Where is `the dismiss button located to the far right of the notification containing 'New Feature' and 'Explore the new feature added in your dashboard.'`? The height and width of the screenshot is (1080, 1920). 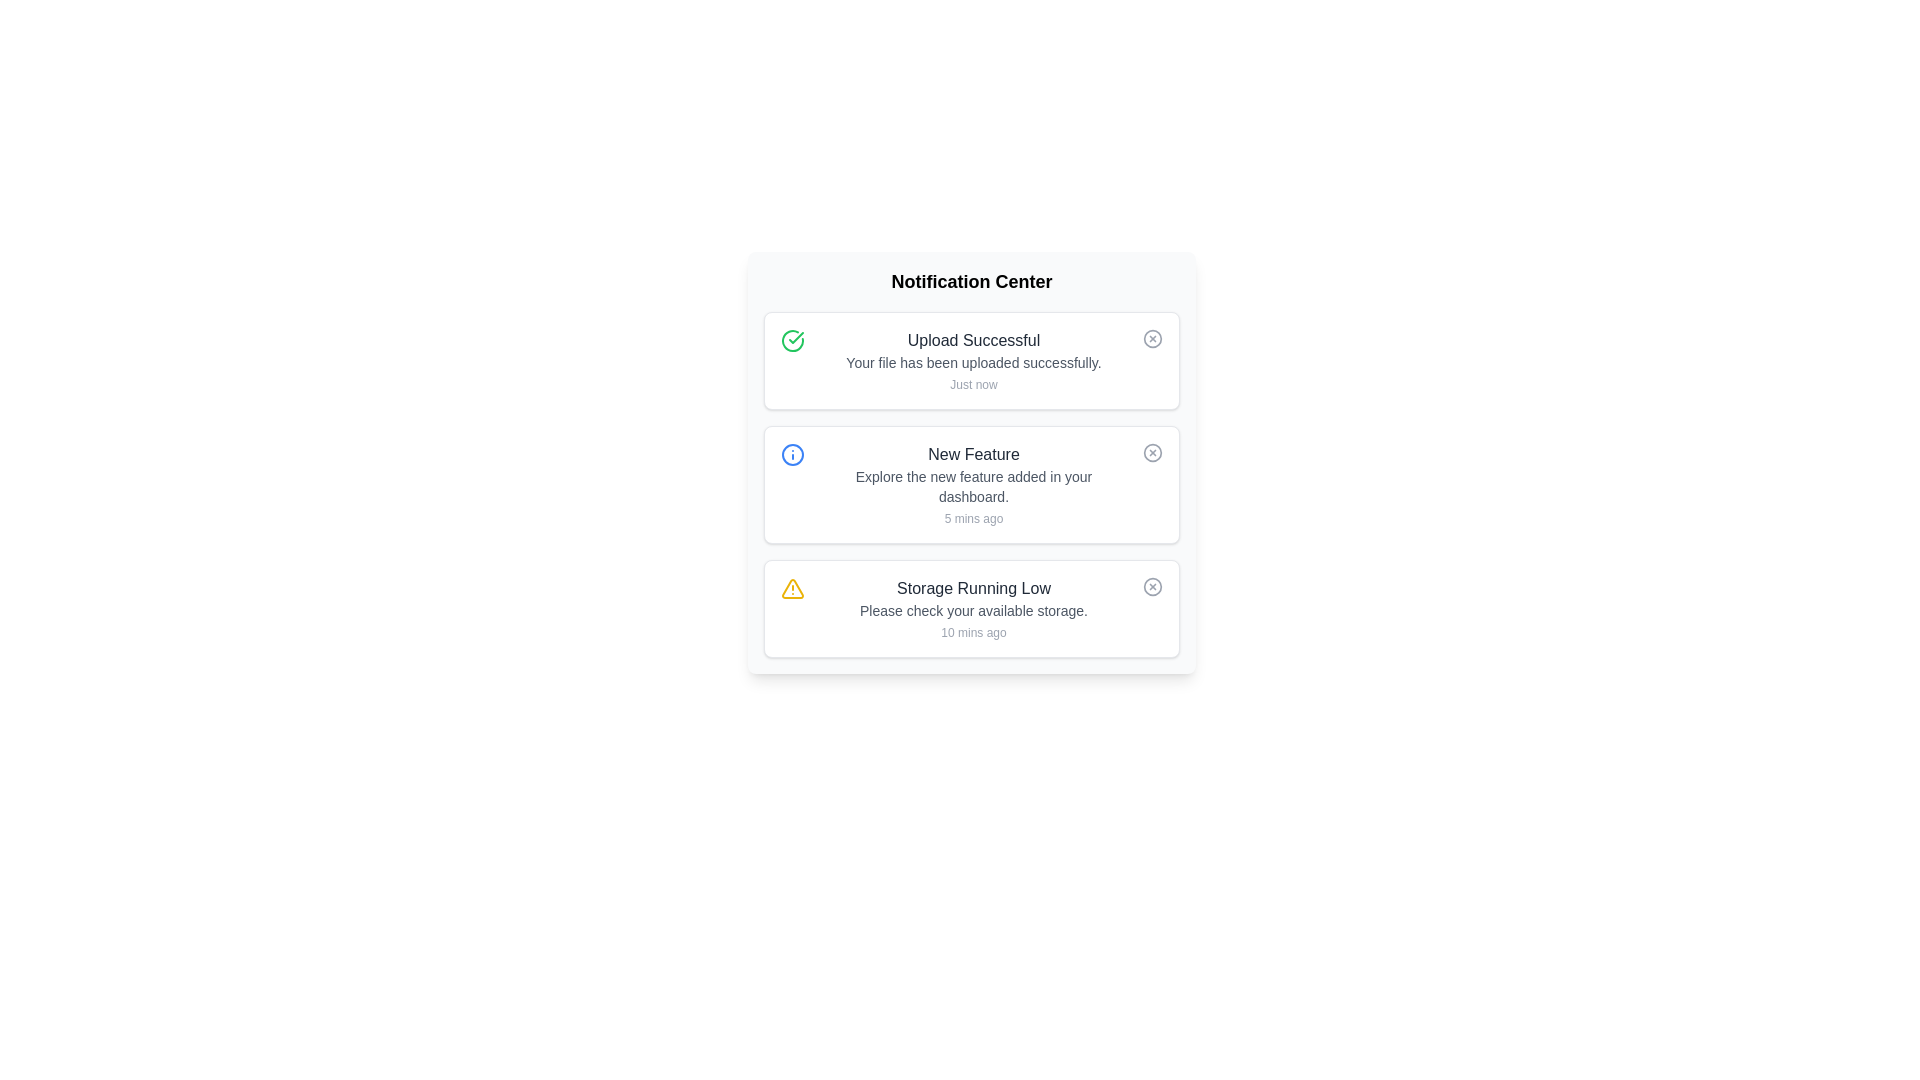
the dismiss button located to the far right of the notification containing 'New Feature' and 'Explore the new feature added in your dashboard.' is located at coordinates (1152, 452).